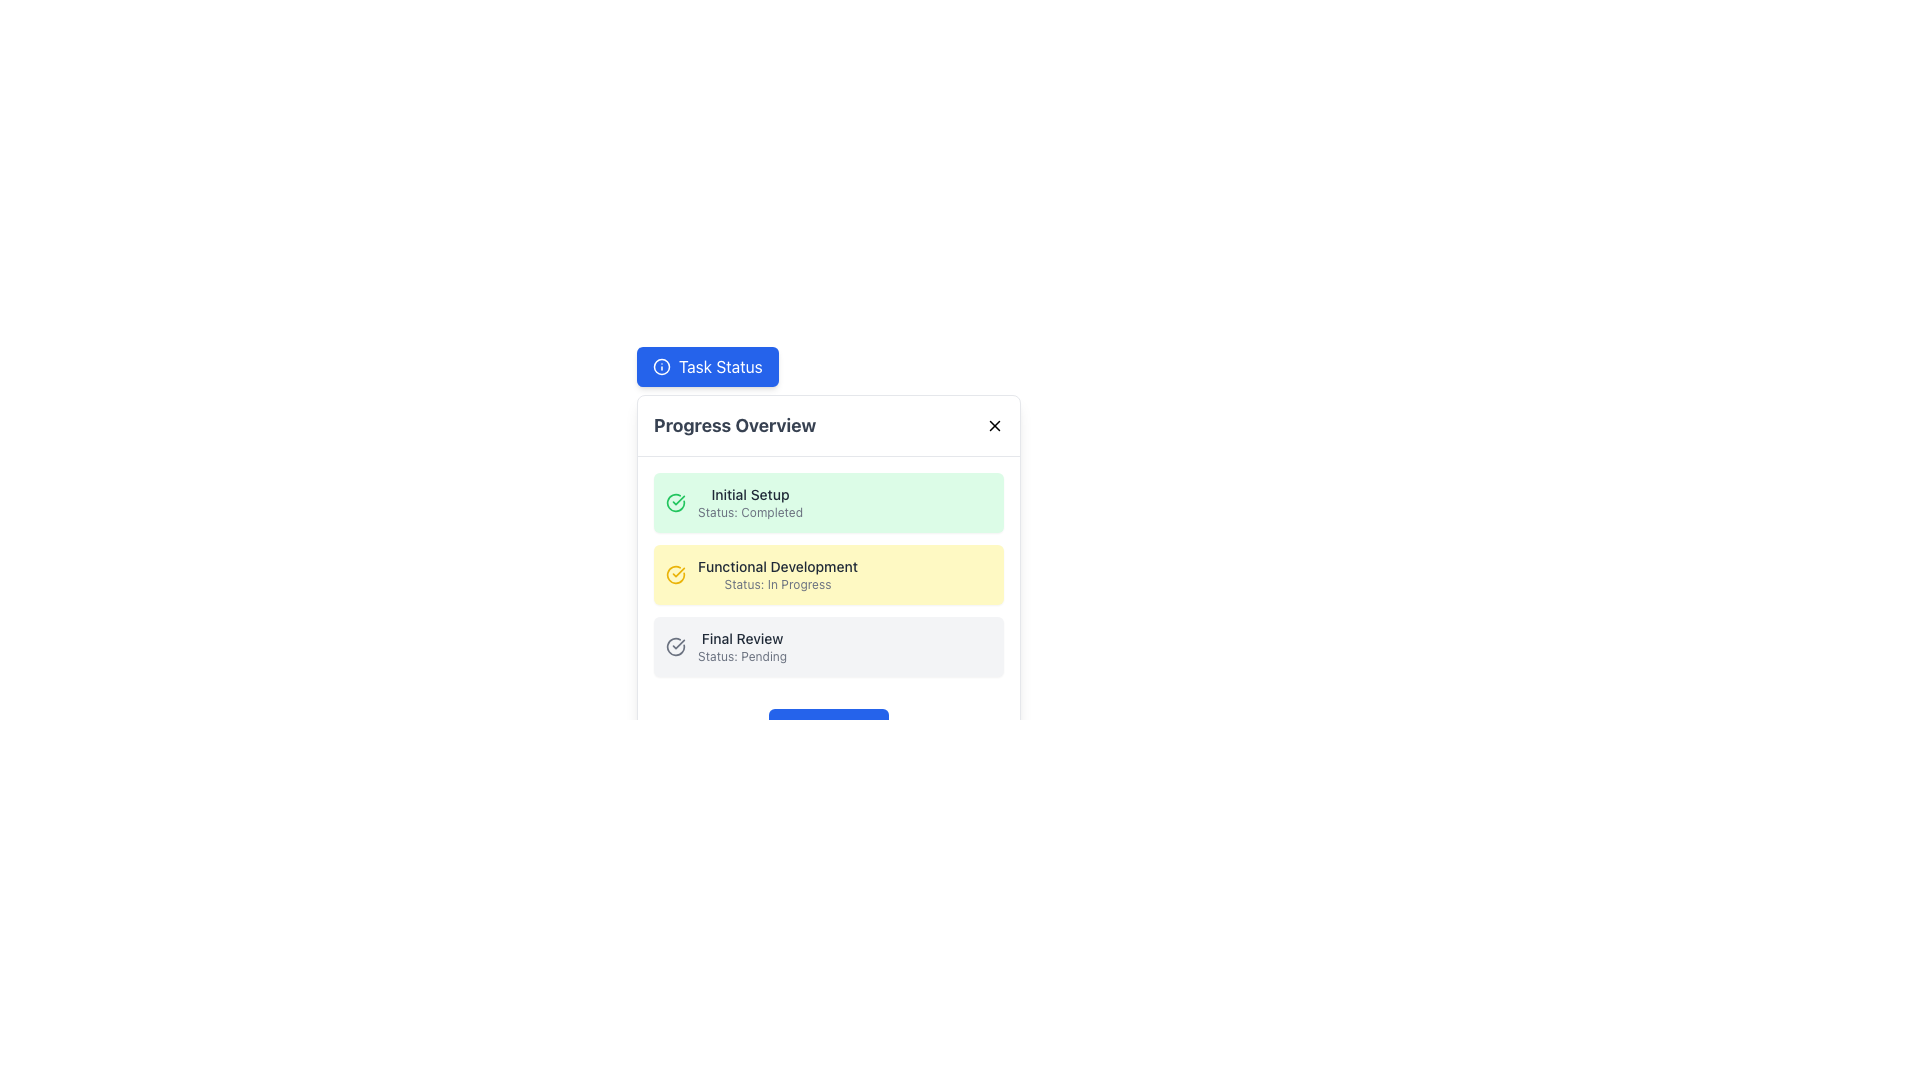 The height and width of the screenshot is (1080, 1920). I want to click on the circular 'info' icon inside the 'Task Status' button, which features a blue theme and contains a vertical line and a dot, so click(662, 366).